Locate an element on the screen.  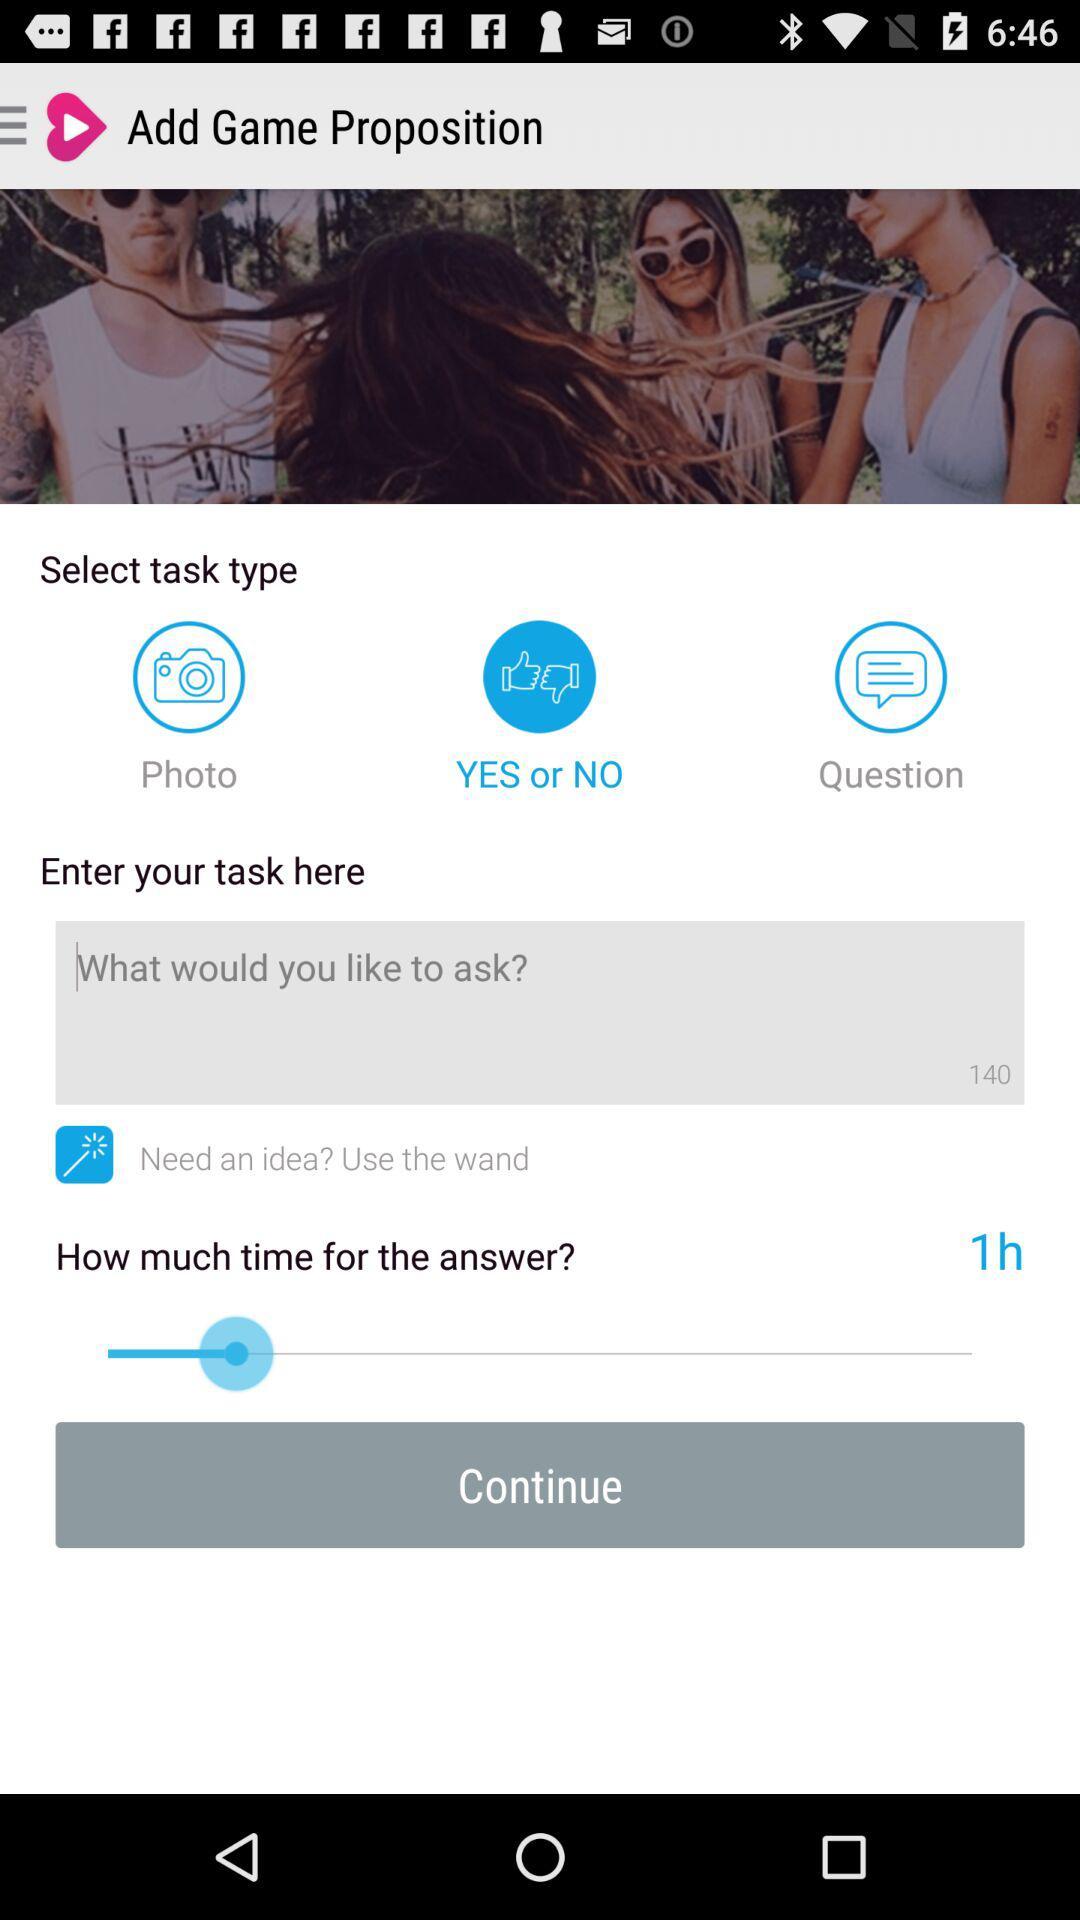
typing is located at coordinates (540, 1012).